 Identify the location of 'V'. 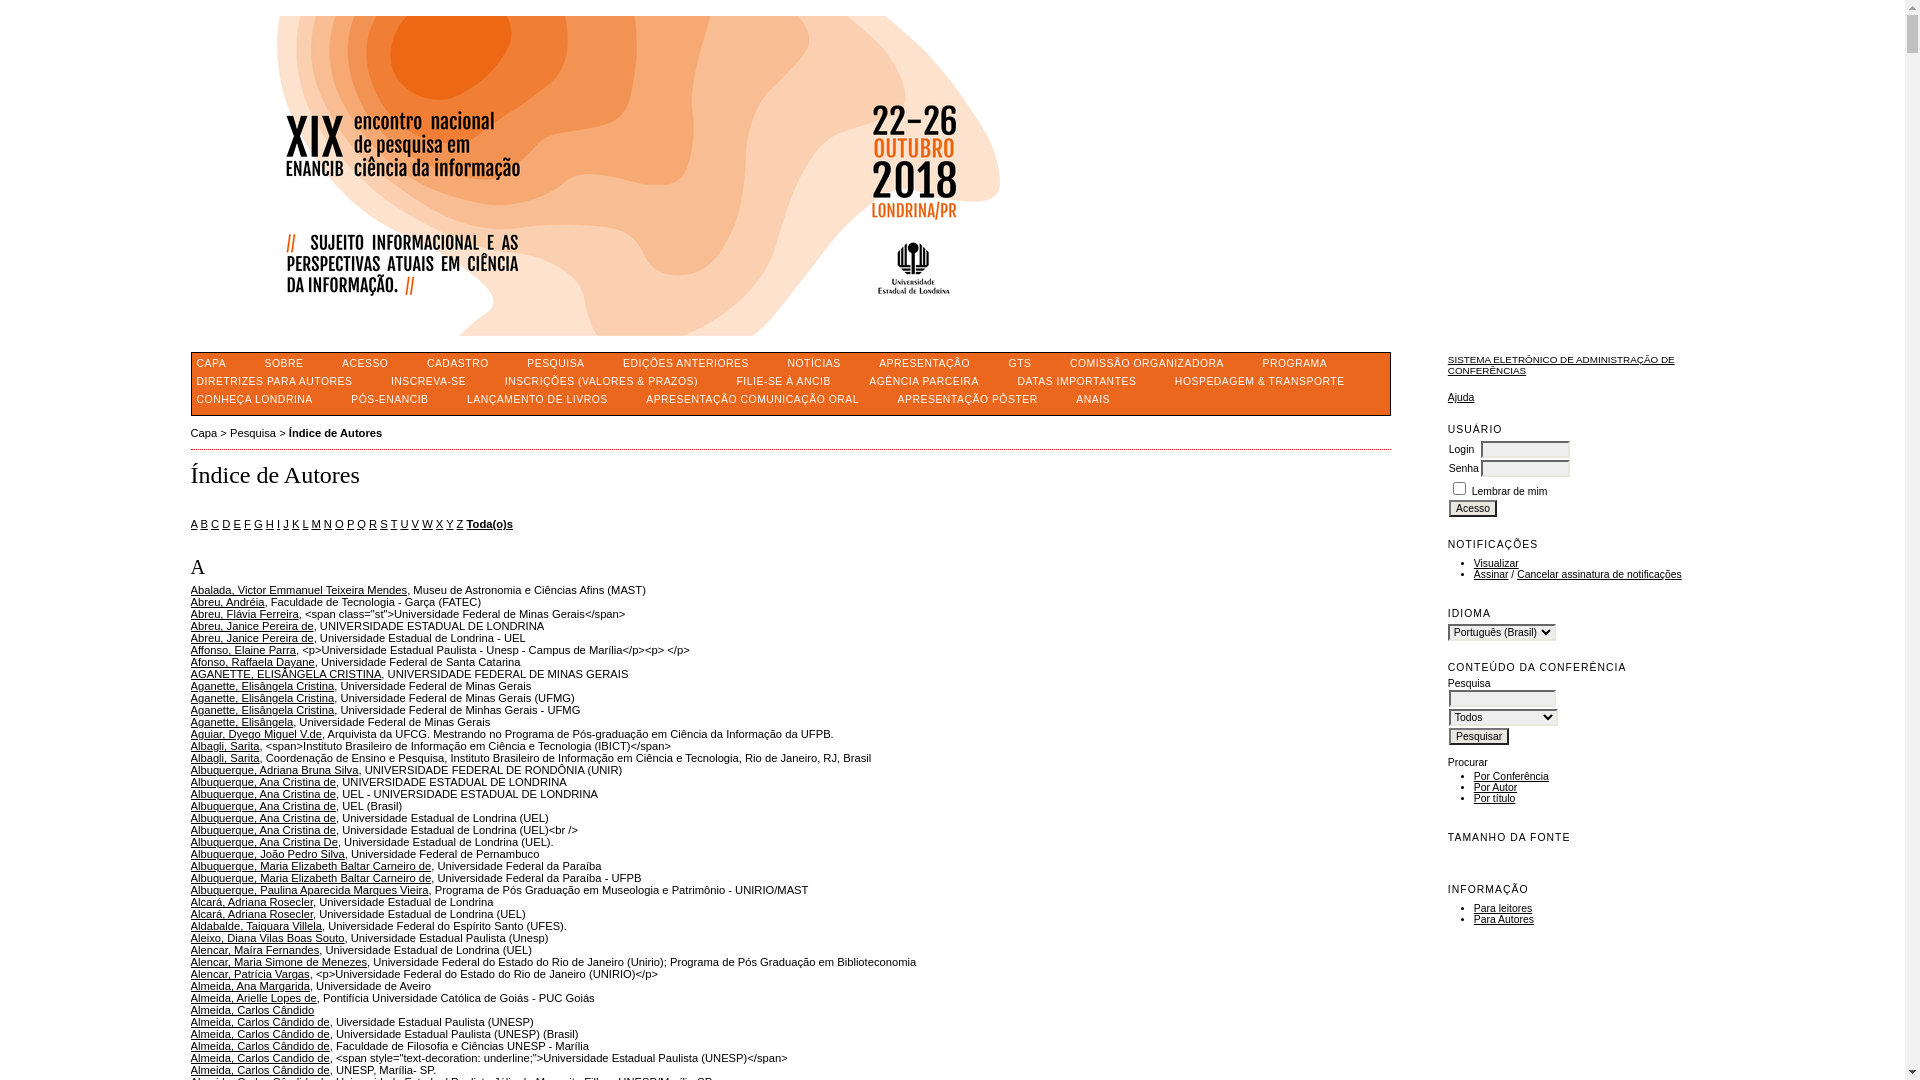
(414, 523).